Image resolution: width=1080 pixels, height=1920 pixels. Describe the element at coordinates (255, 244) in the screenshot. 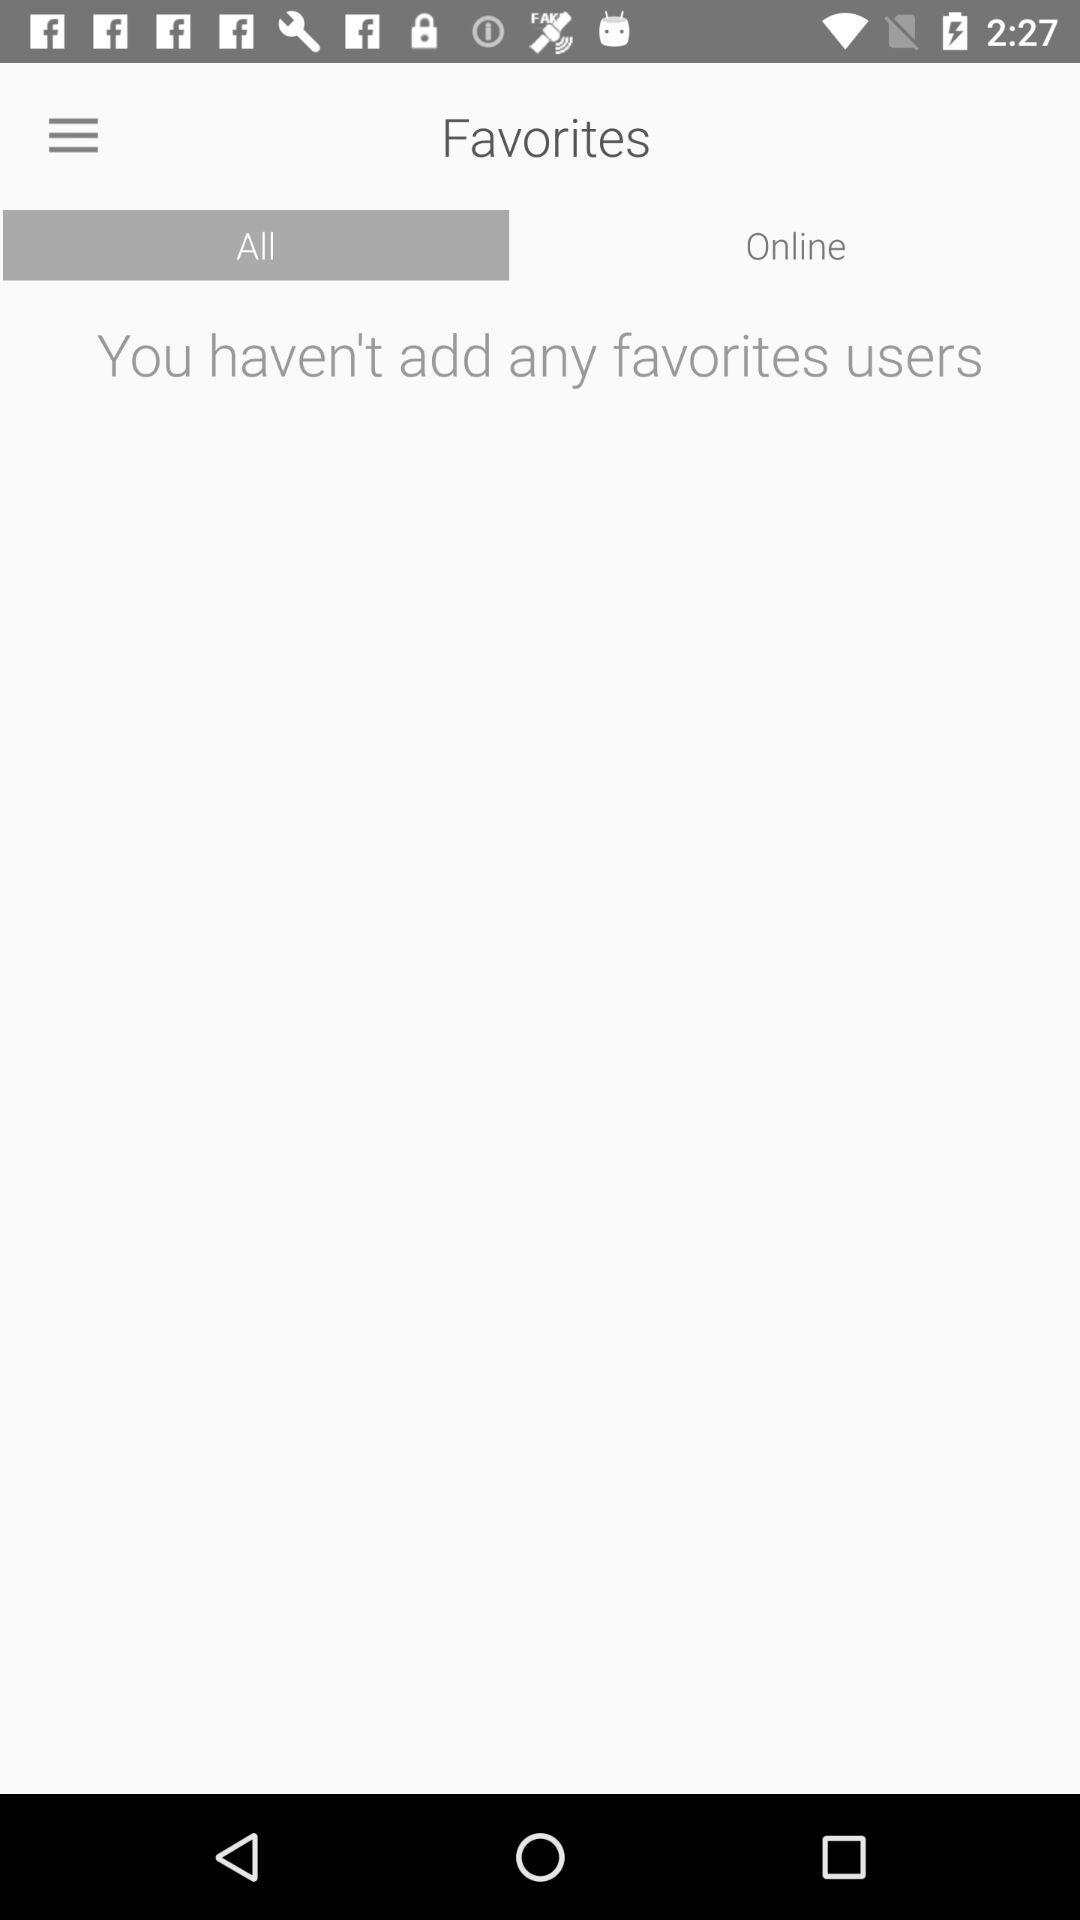

I see `the all` at that location.